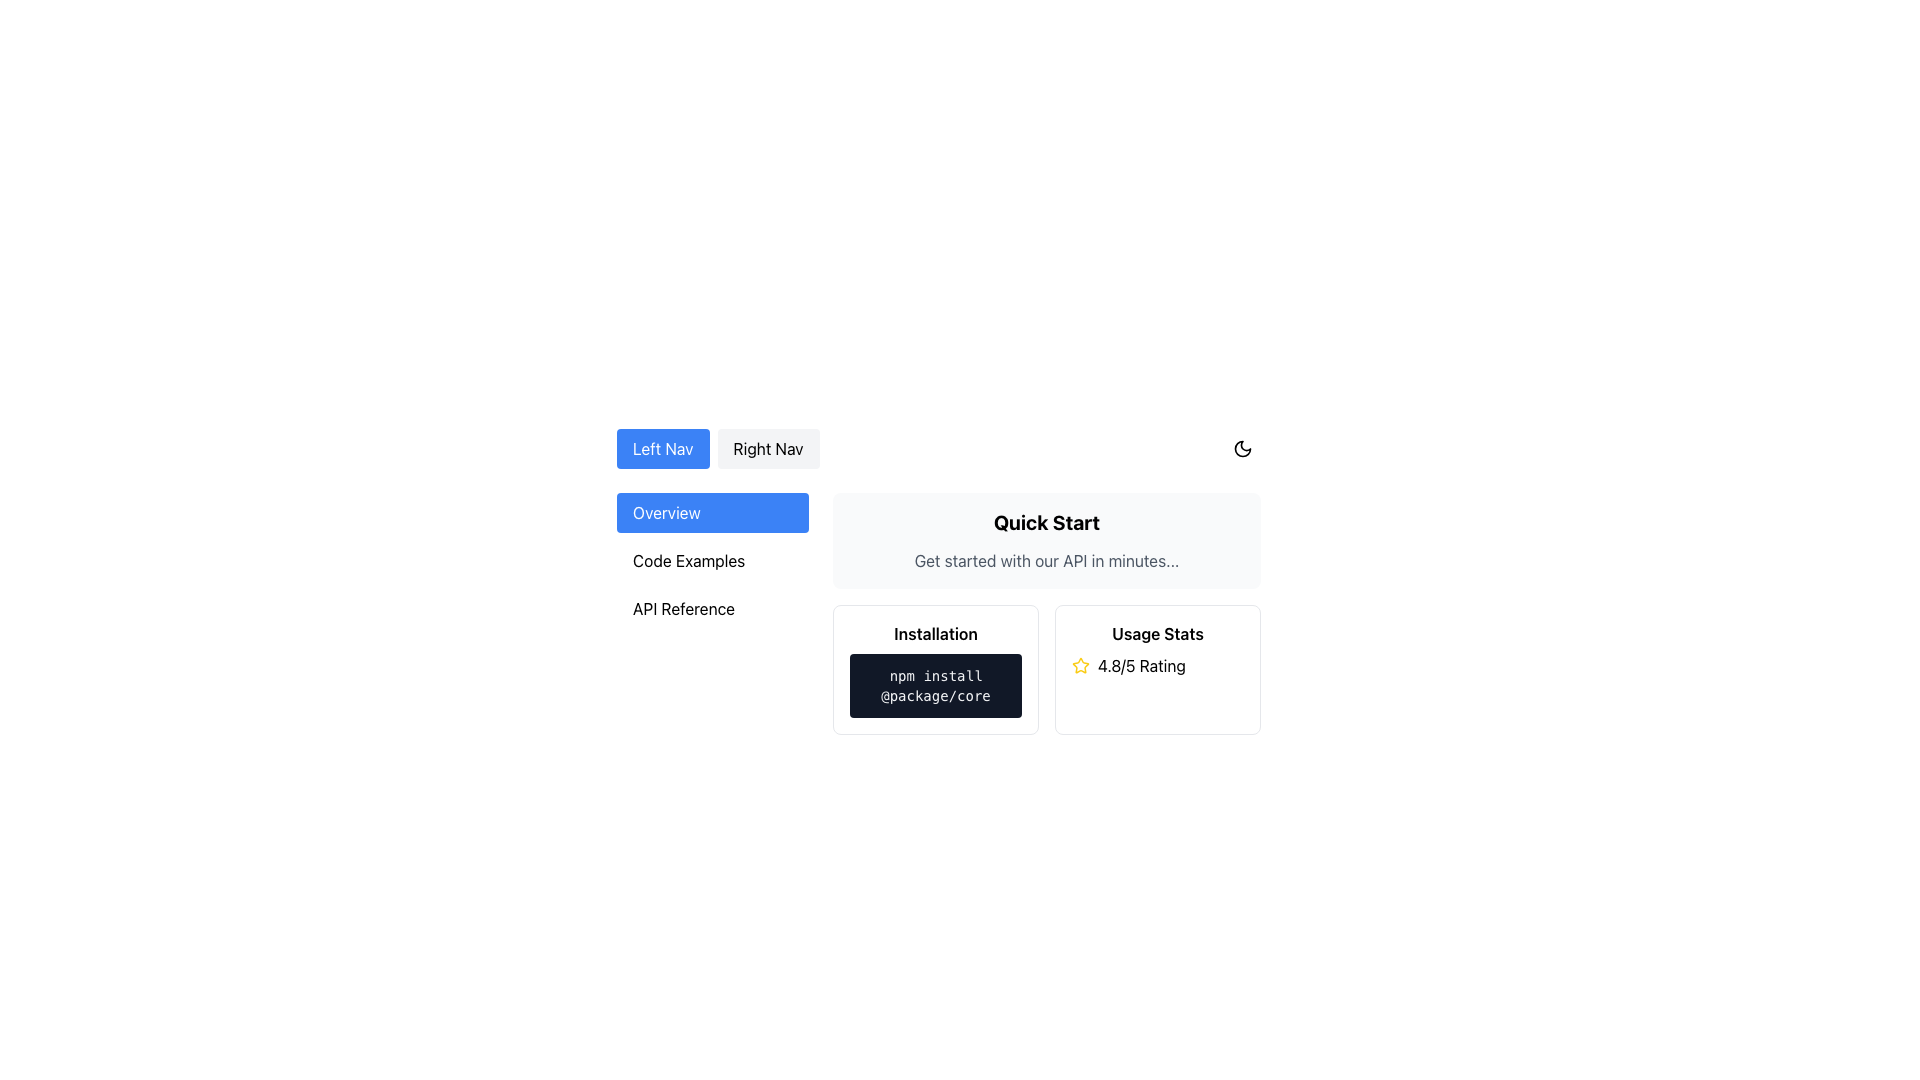  Describe the element at coordinates (718, 447) in the screenshot. I see `the group of navigation buttons that allows users to toggle between 'Left Nav' and 'Right Nav', located in the top-left of the interface, close to the horizontal center` at that location.